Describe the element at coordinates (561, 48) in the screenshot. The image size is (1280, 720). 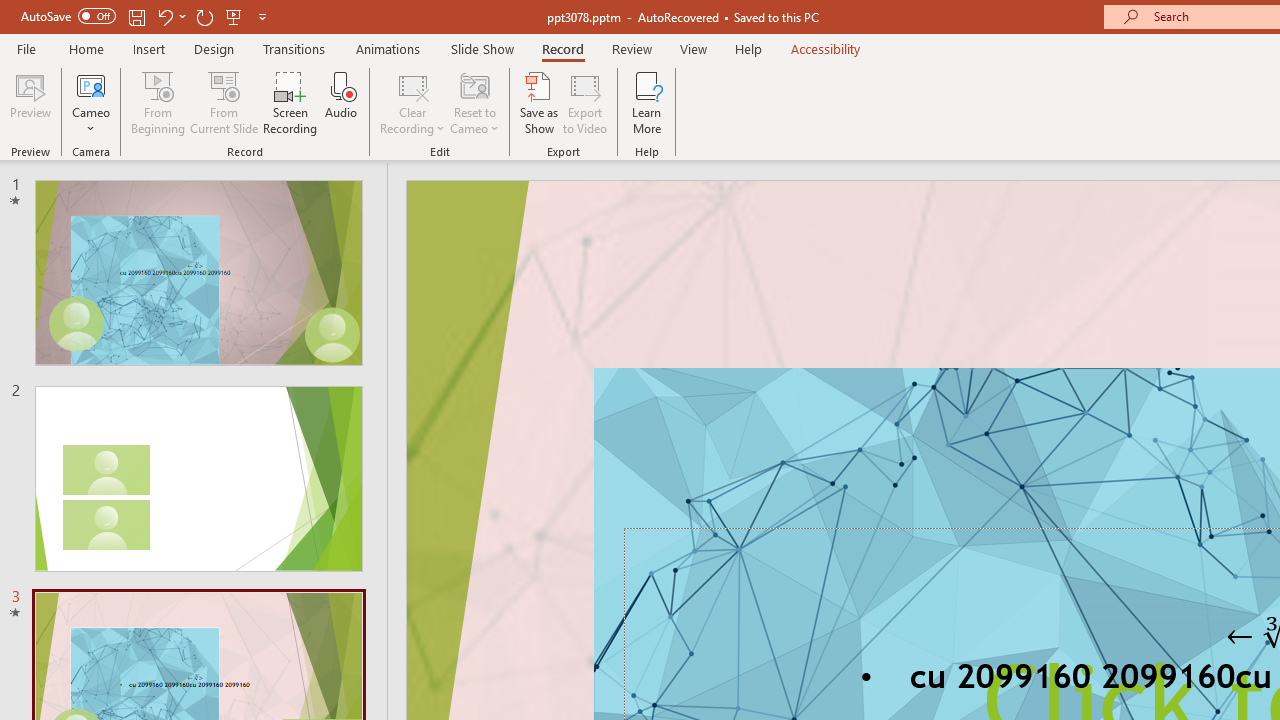
I see `'Record'` at that location.